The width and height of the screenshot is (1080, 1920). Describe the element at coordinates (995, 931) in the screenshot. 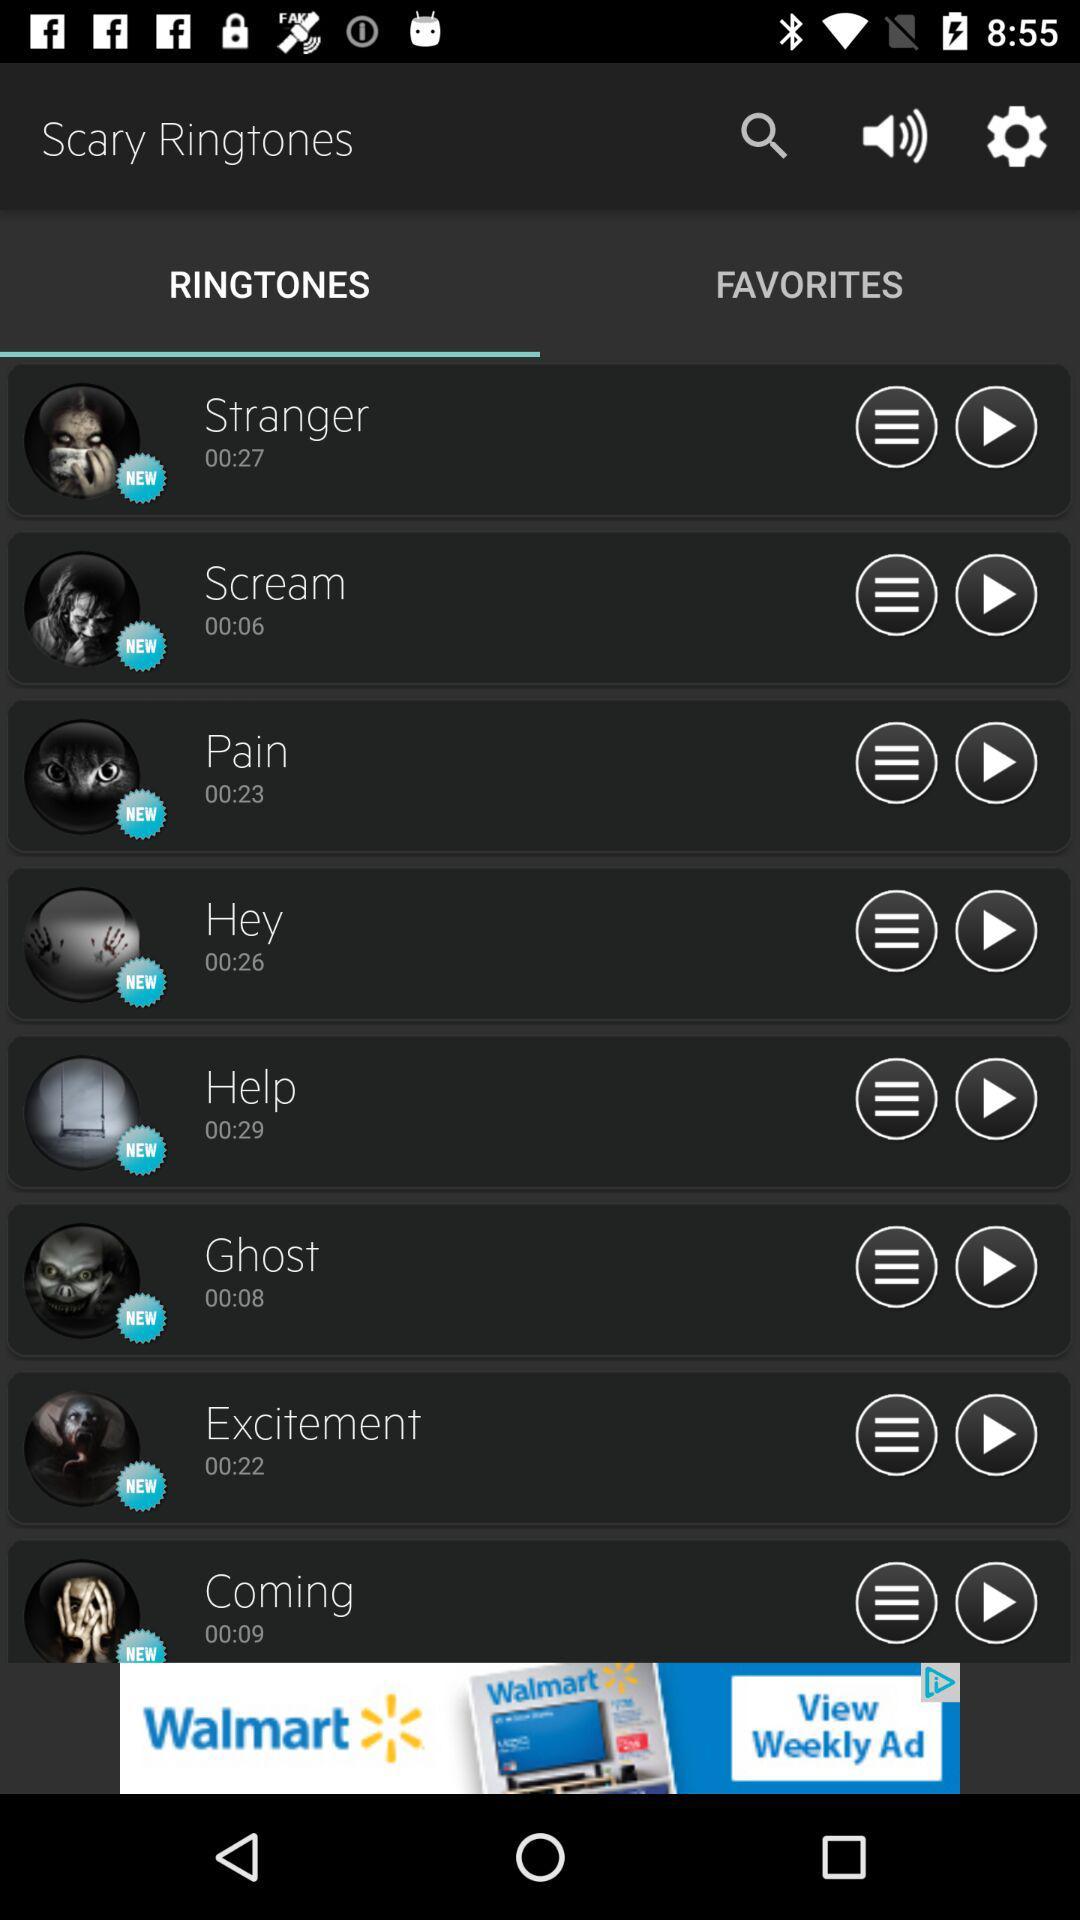

I see `the play button` at that location.